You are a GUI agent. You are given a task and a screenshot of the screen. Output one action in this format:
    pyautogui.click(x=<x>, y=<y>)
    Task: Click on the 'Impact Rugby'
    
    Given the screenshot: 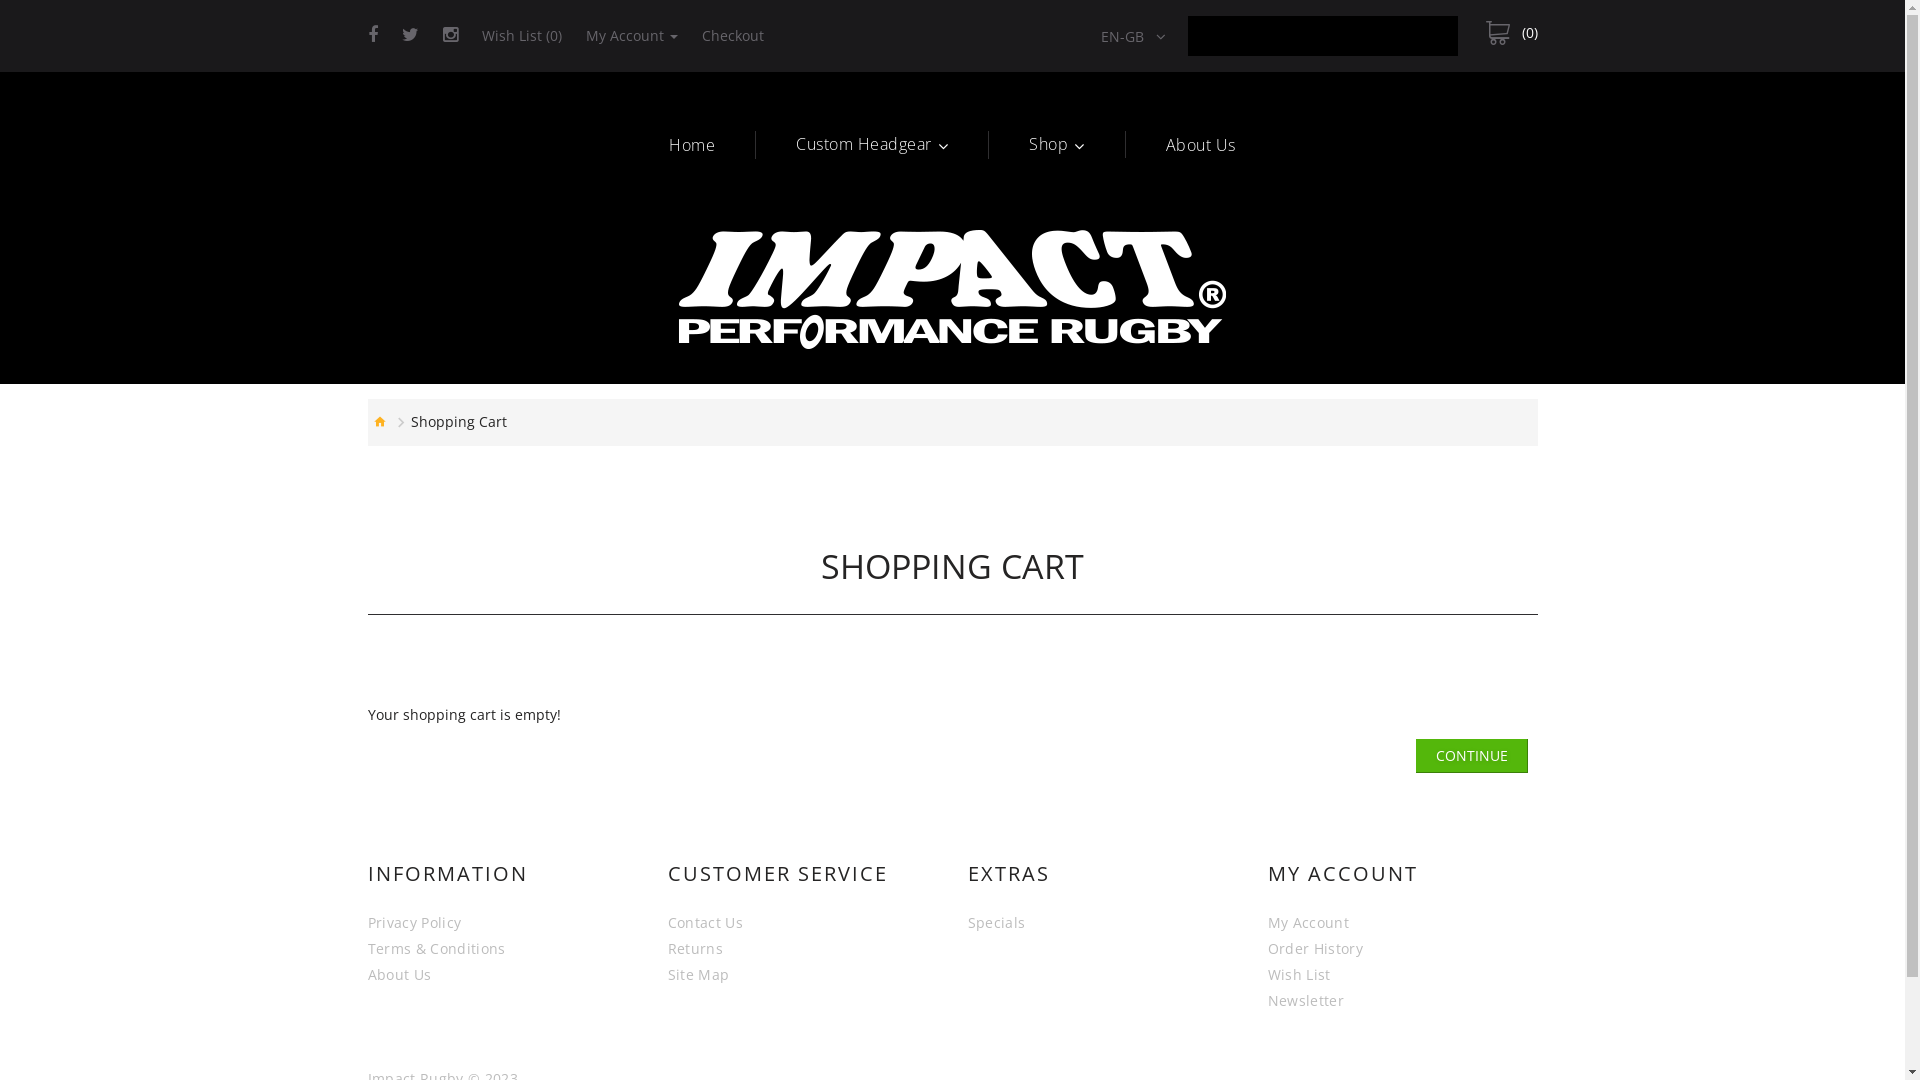 What is the action you would take?
    pyautogui.click(x=950, y=289)
    